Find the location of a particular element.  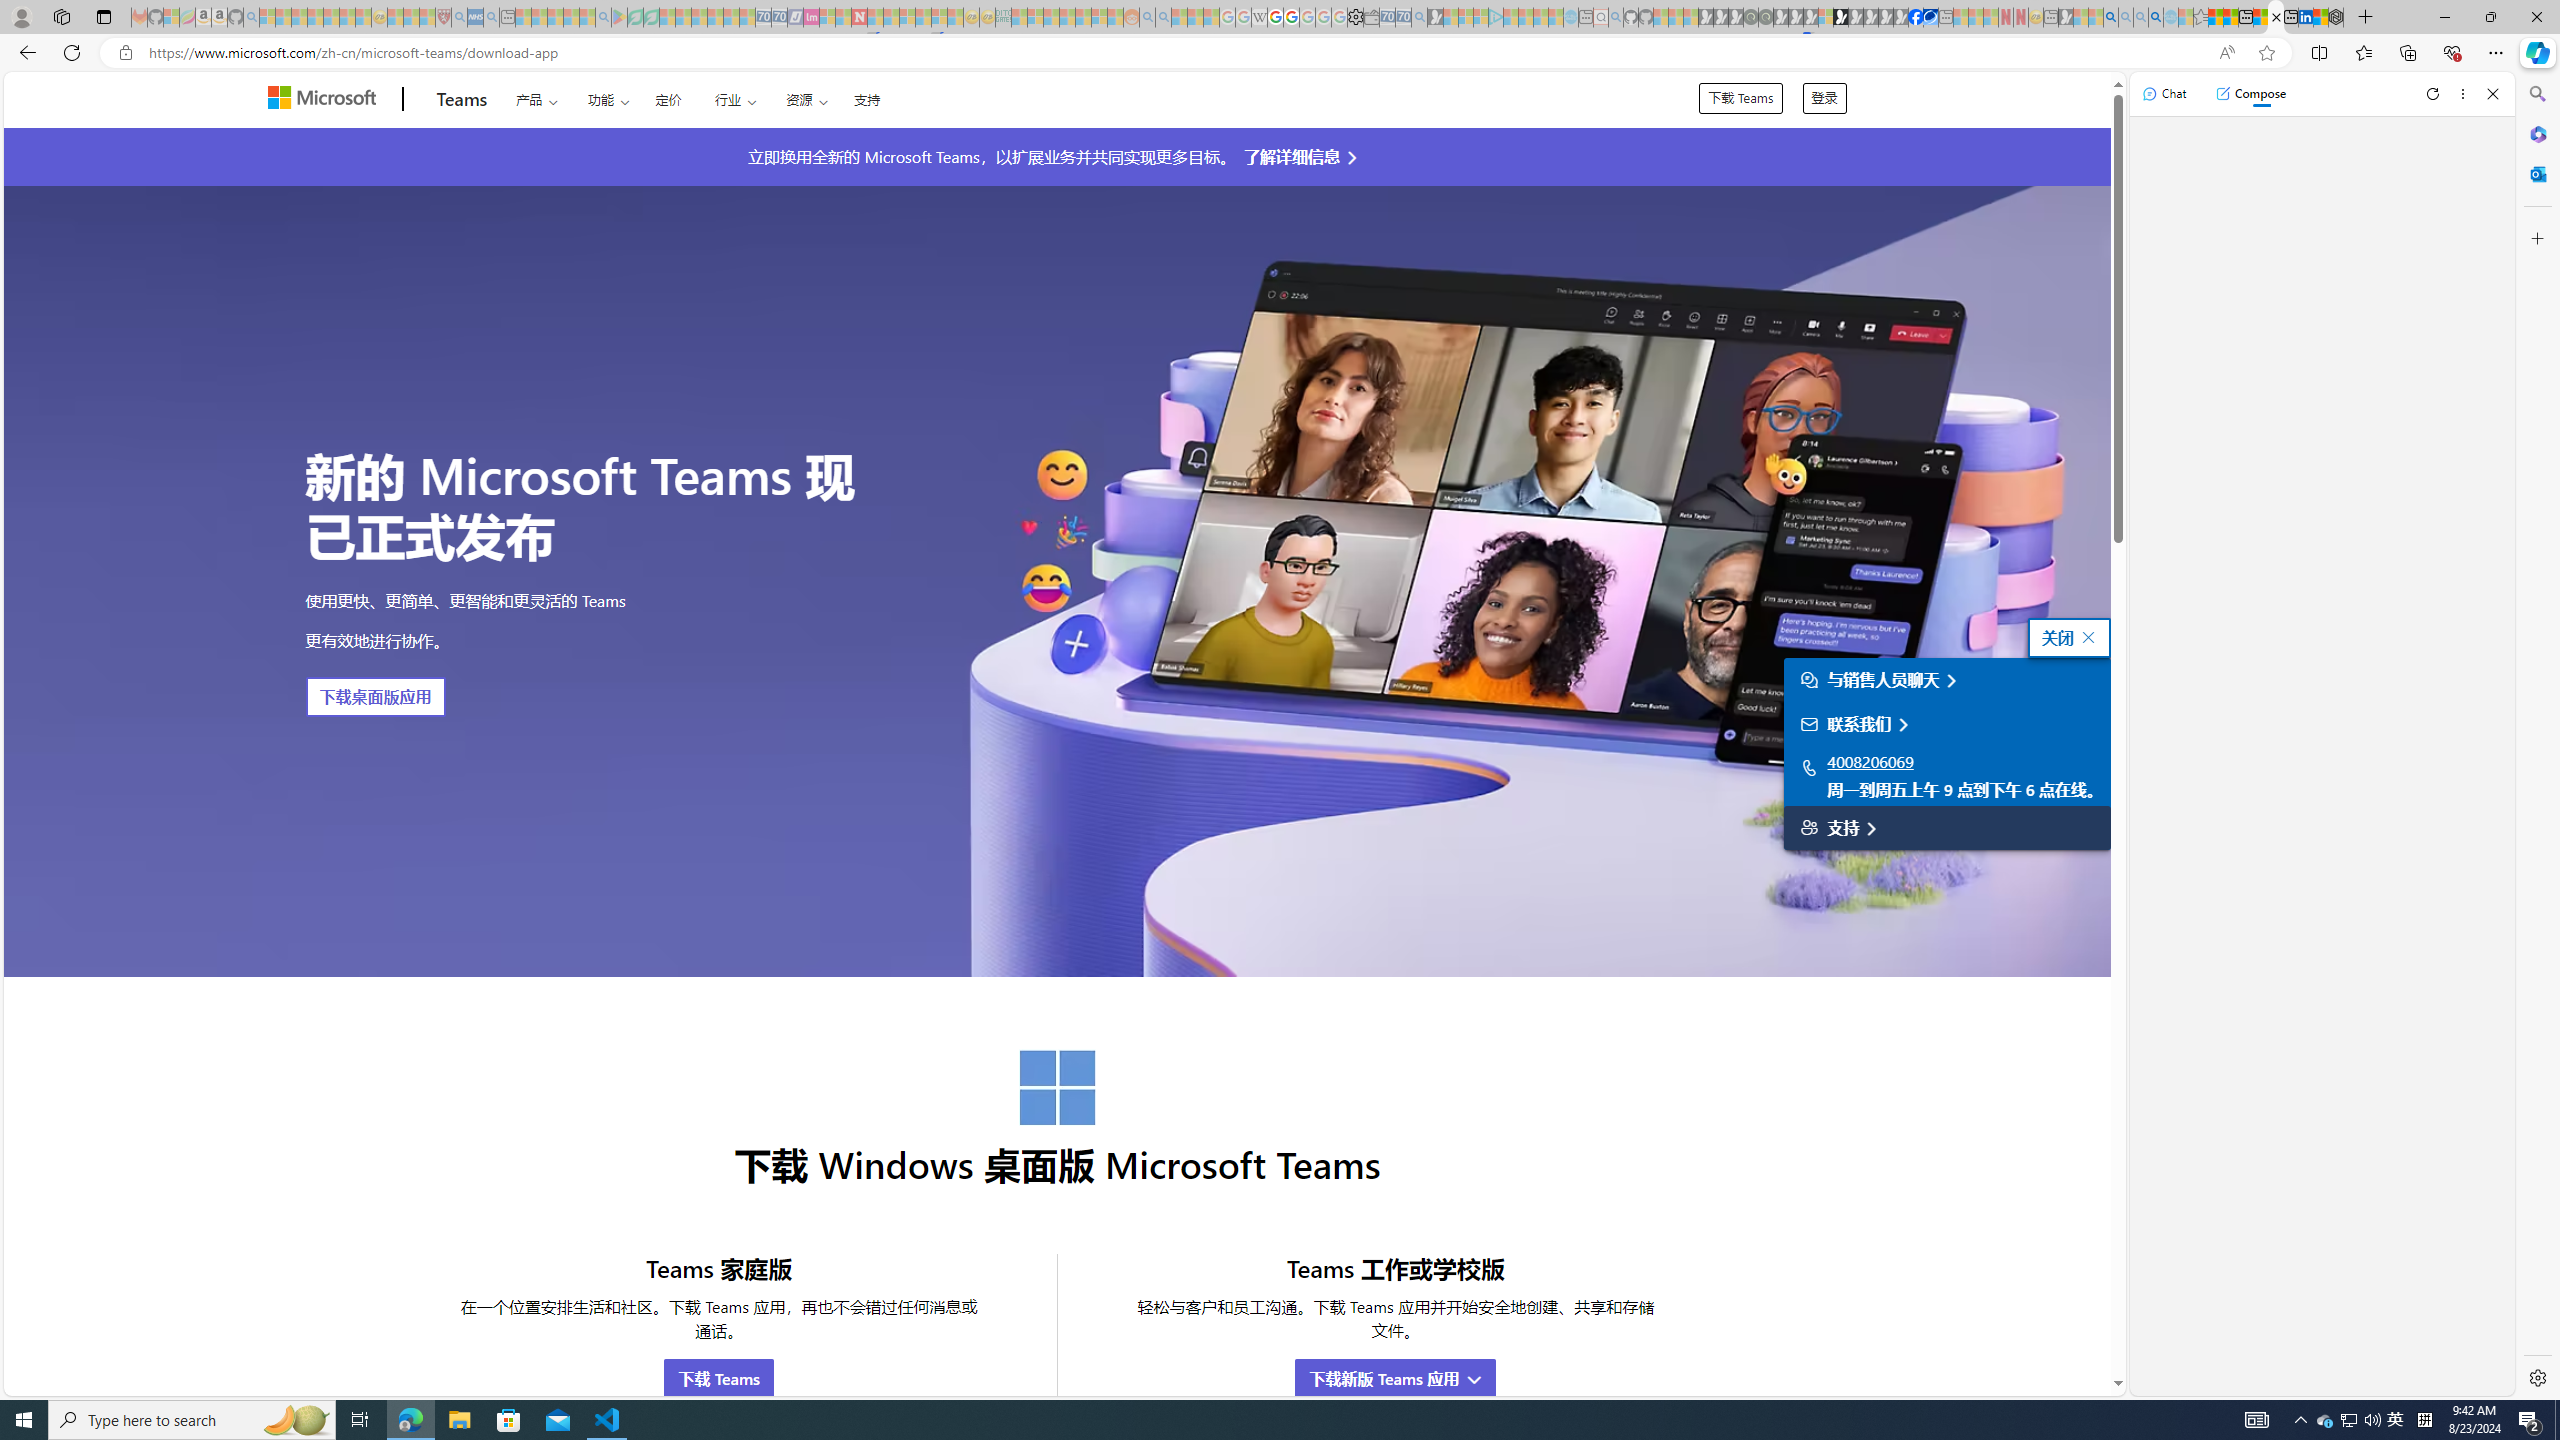

'Compose' is located at coordinates (2250, 92).